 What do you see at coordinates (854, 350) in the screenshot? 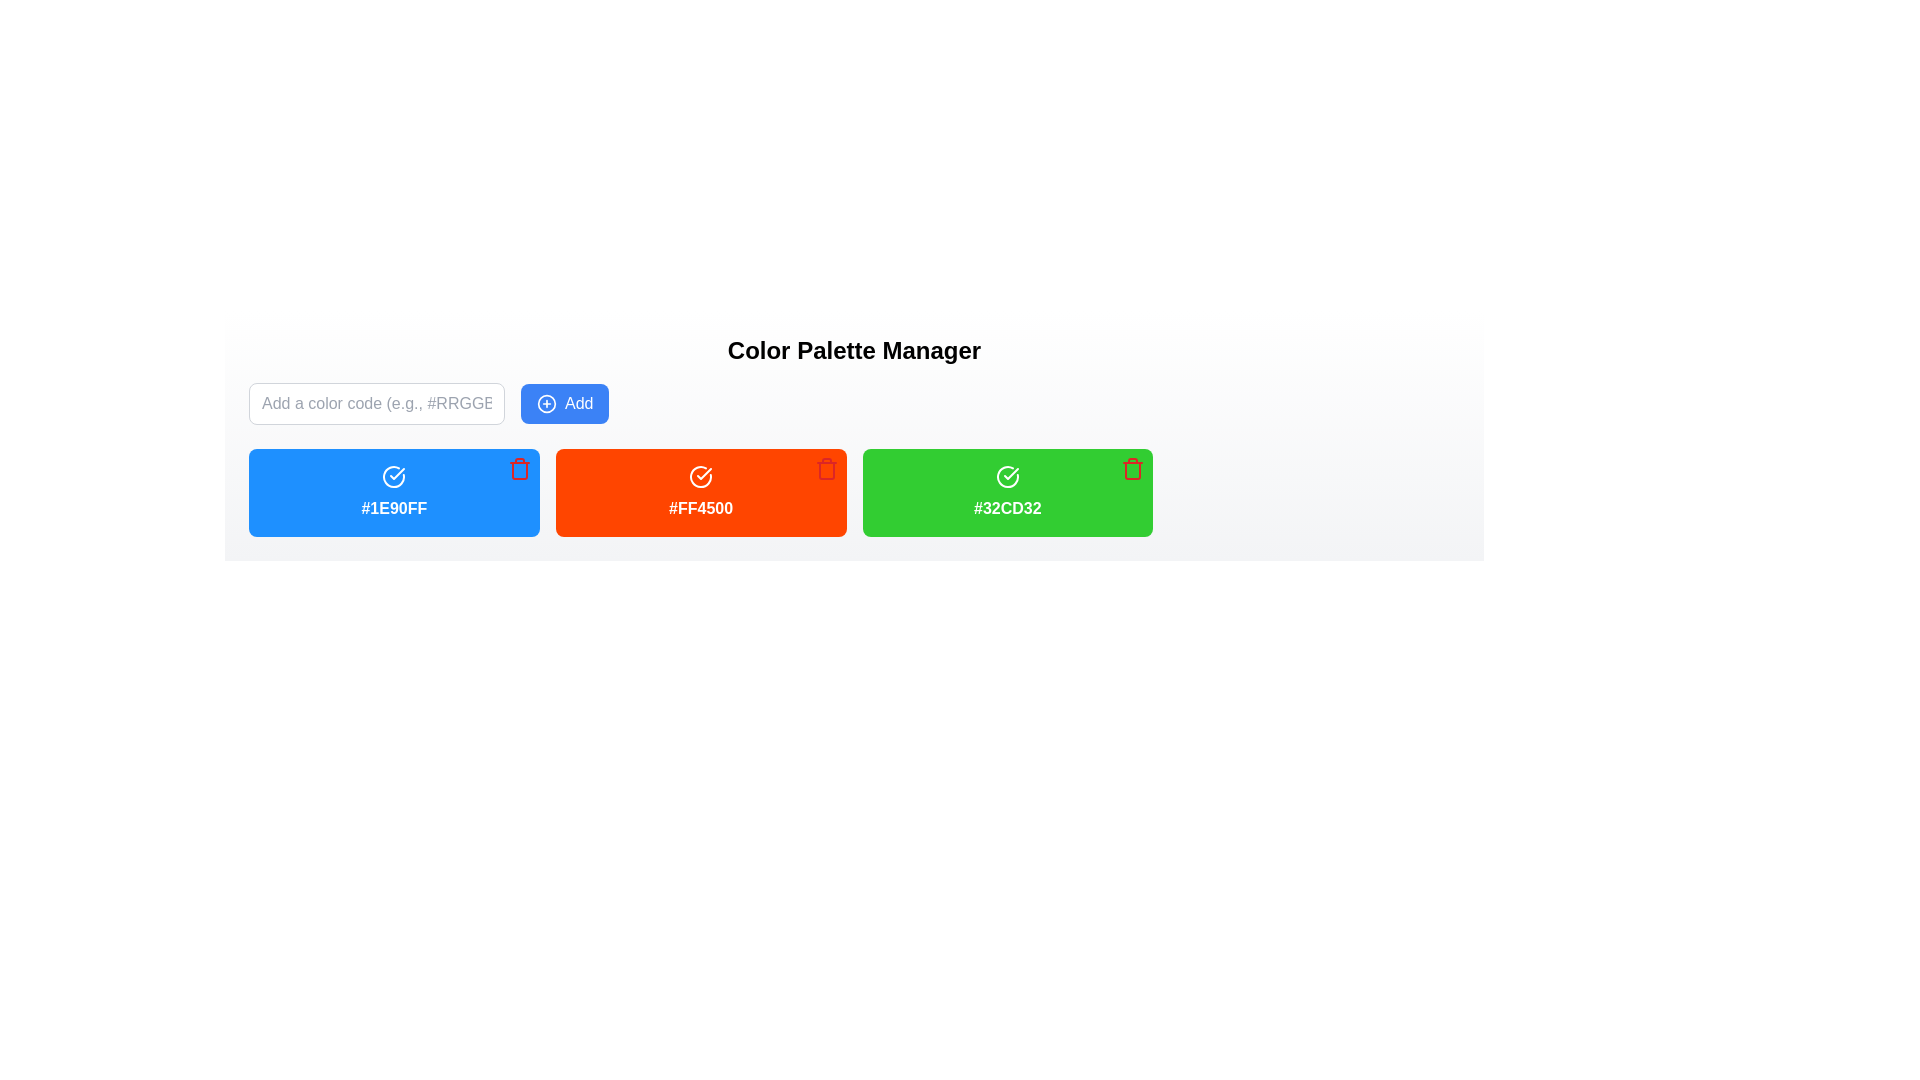
I see `bold text displayed as 'Color Palette Manager', which is prominently positioned at the top of the UI section for managing color palettes` at bounding box center [854, 350].